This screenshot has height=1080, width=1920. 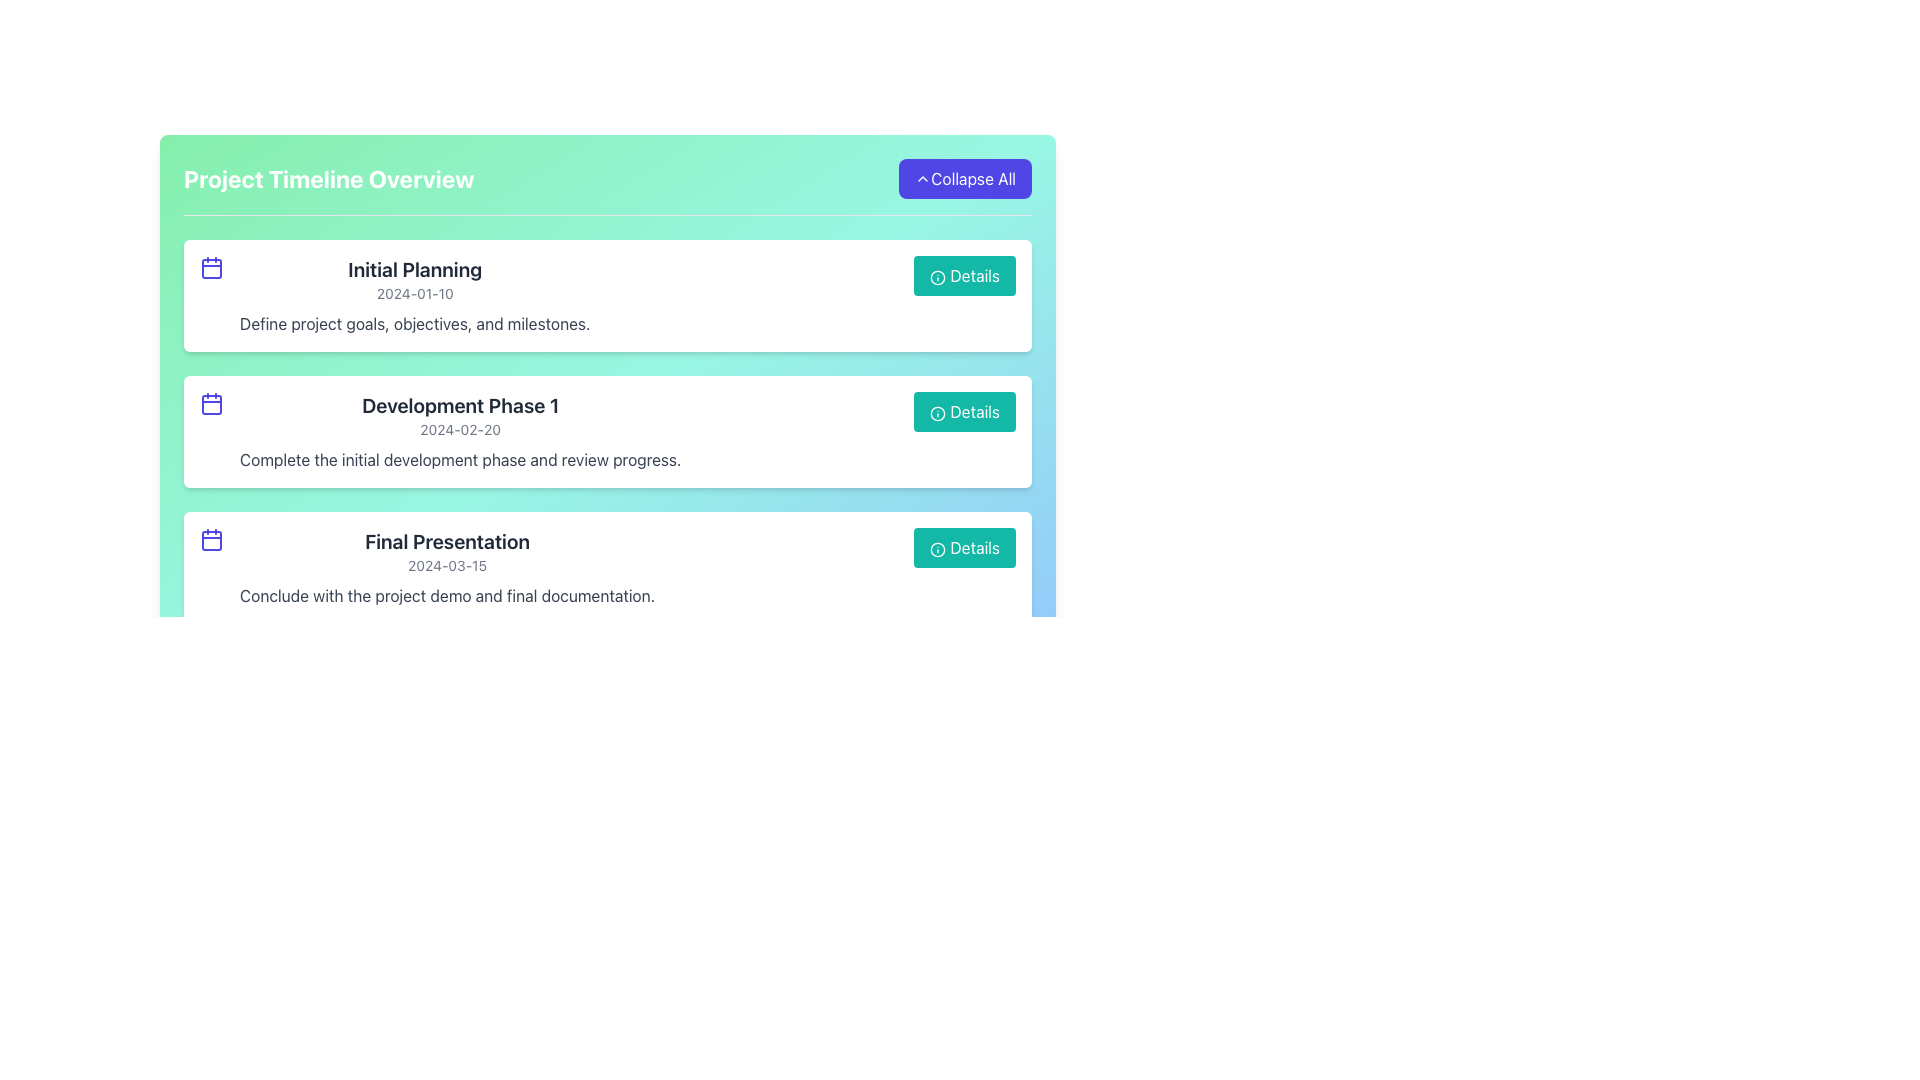 I want to click on the text block containing the title 'Final Presentation', the date '2024-03-15', and the description 'Conclude with the project demo and final documentation.' for accessibility, so click(x=446, y=567).